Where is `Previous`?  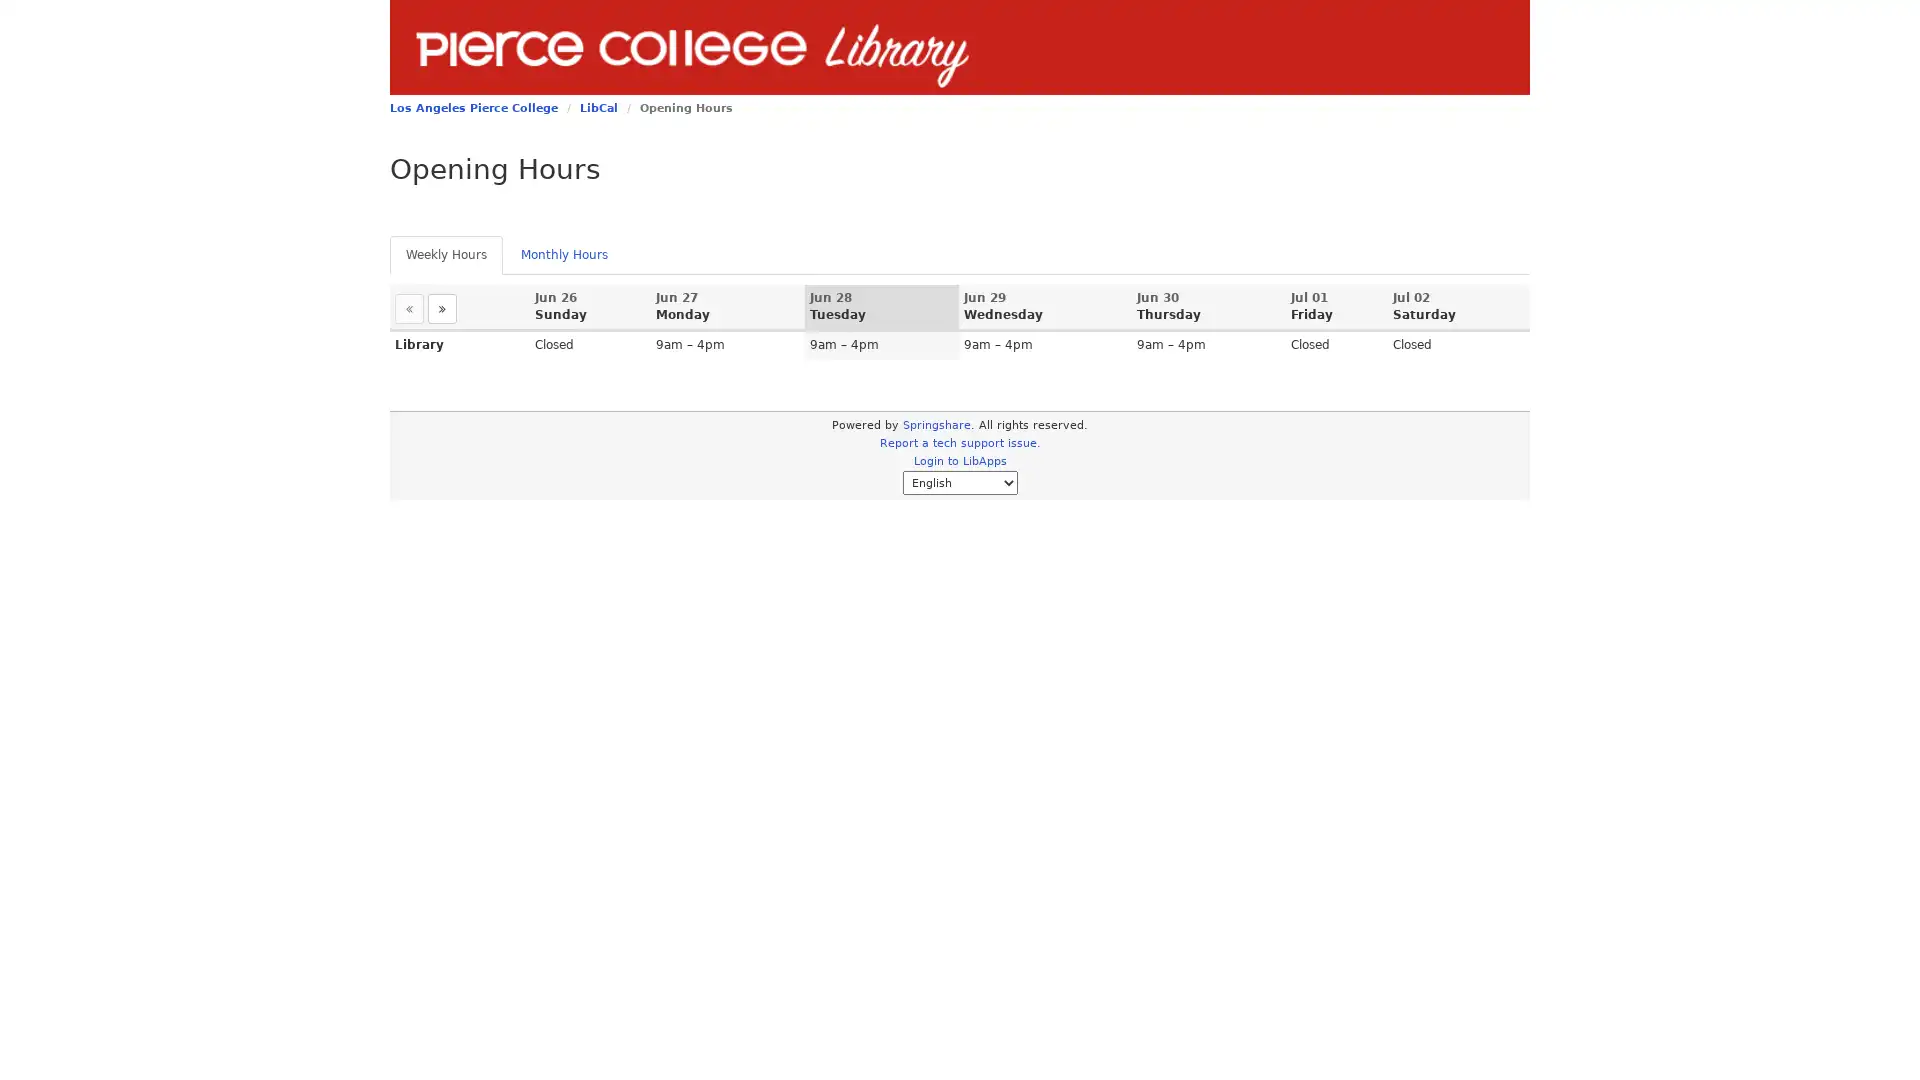
Previous is located at coordinates (408, 308).